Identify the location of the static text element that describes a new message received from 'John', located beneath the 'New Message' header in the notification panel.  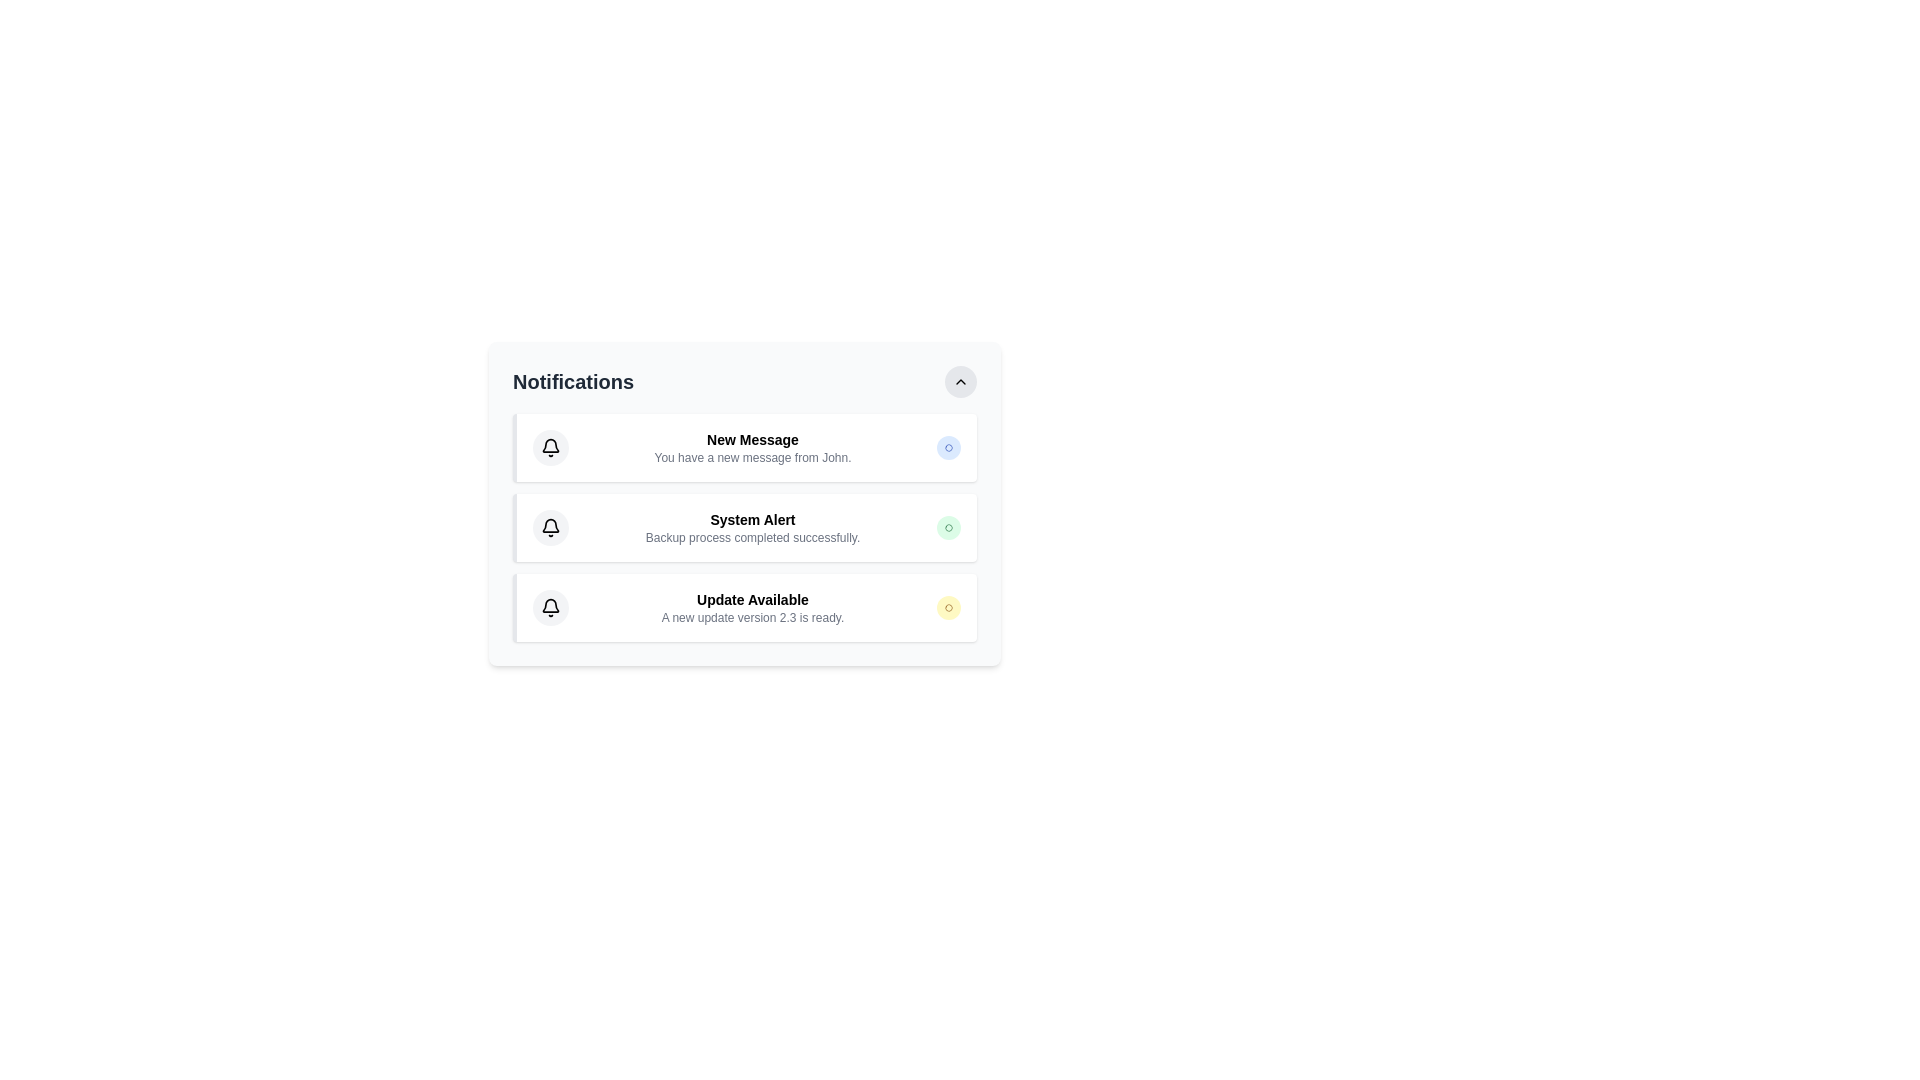
(752, 458).